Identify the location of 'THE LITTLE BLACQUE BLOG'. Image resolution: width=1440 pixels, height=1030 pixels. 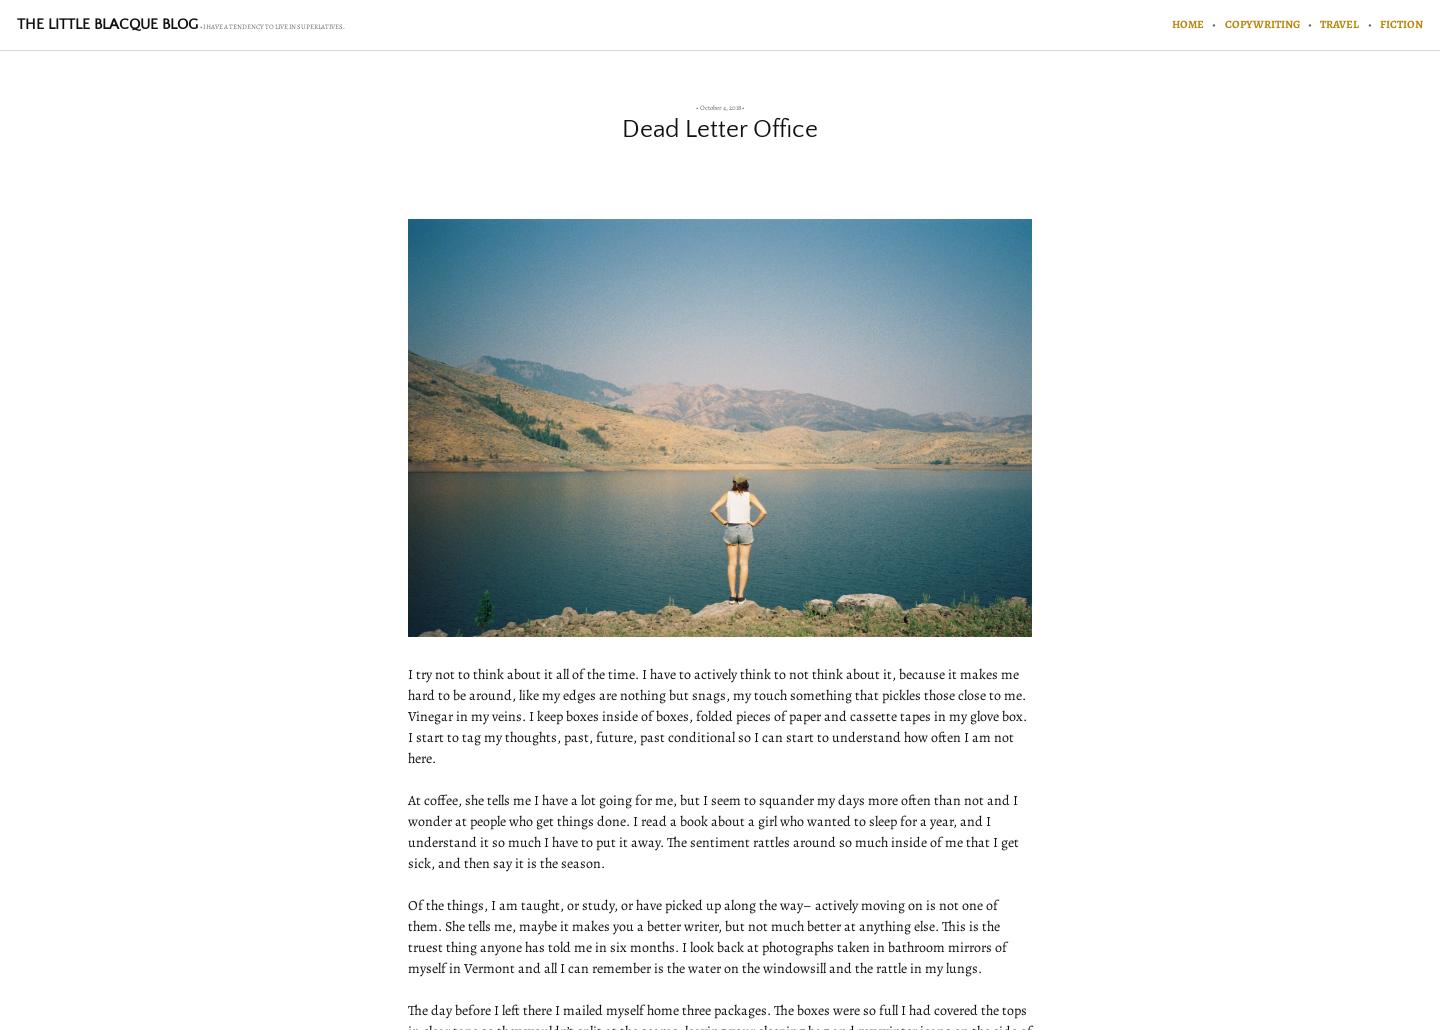
(106, 23).